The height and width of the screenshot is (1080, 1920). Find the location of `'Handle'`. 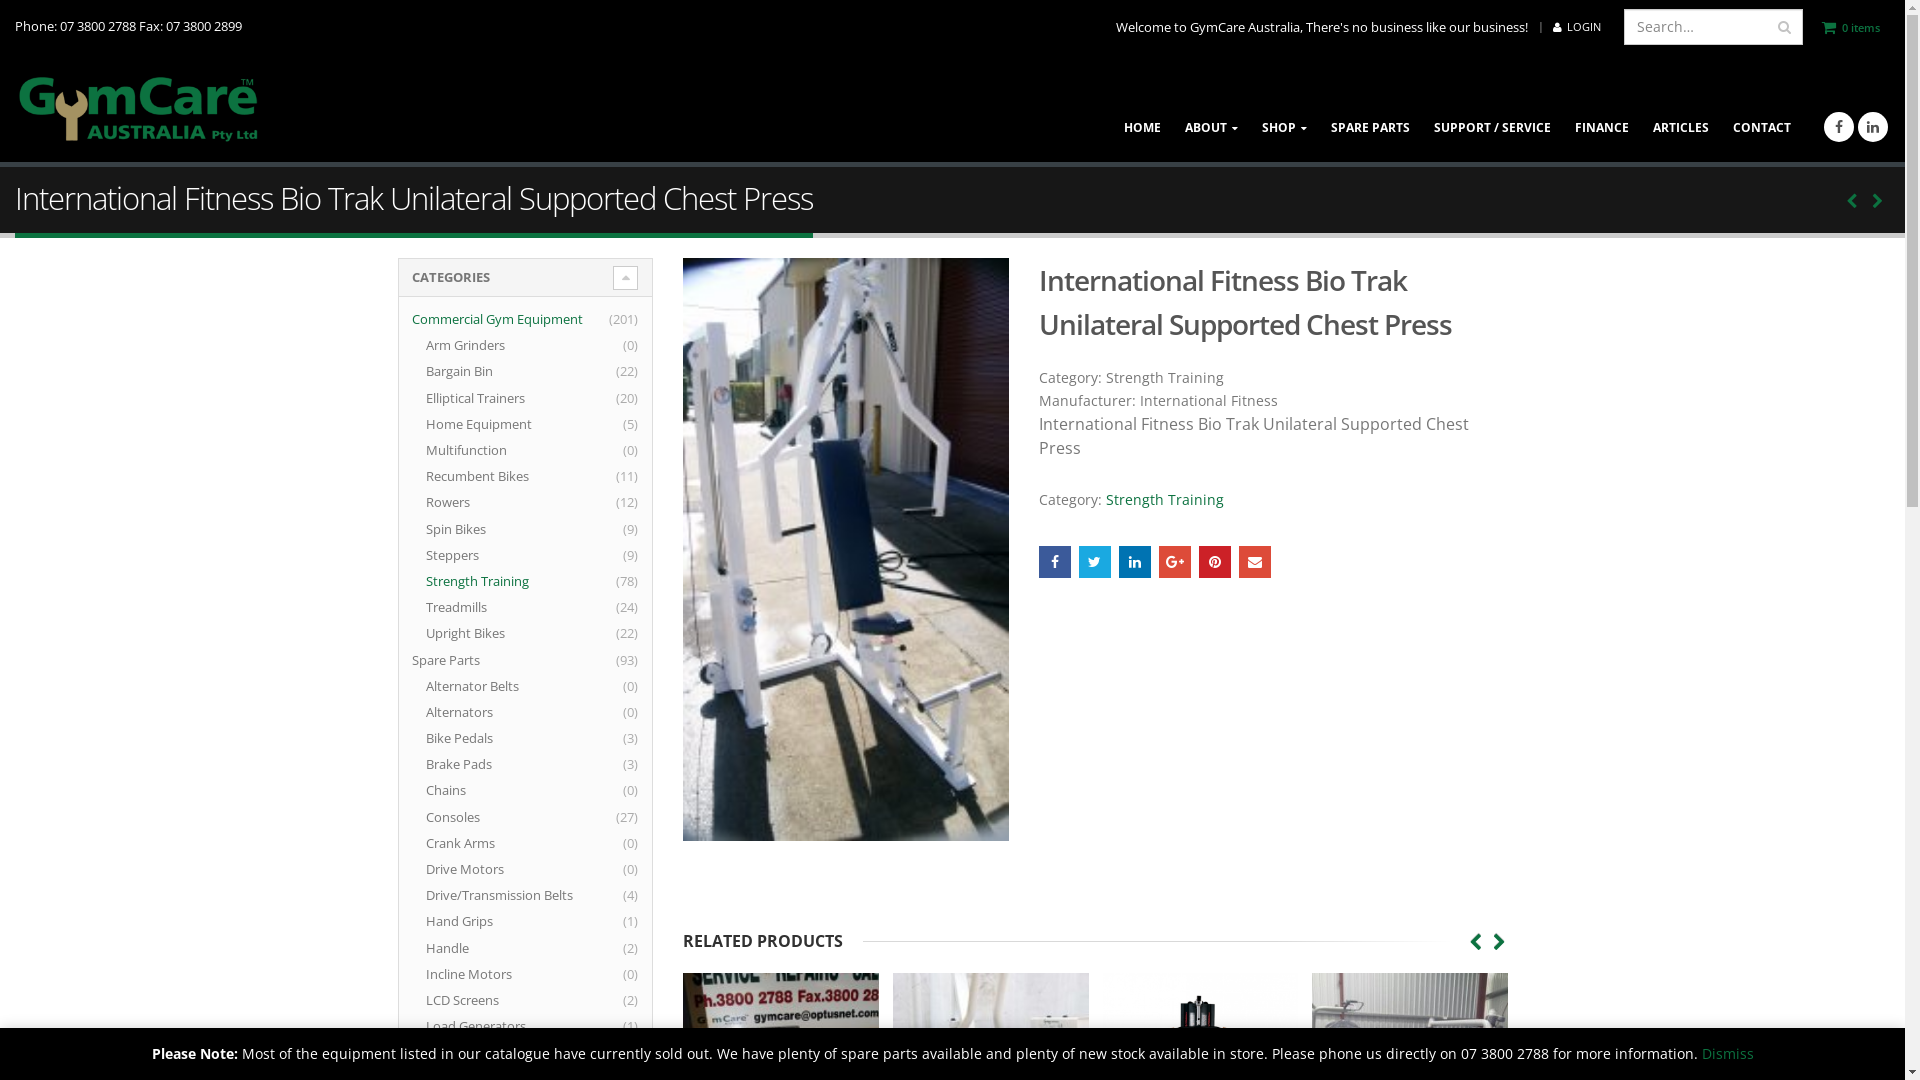

'Handle' is located at coordinates (459, 947).